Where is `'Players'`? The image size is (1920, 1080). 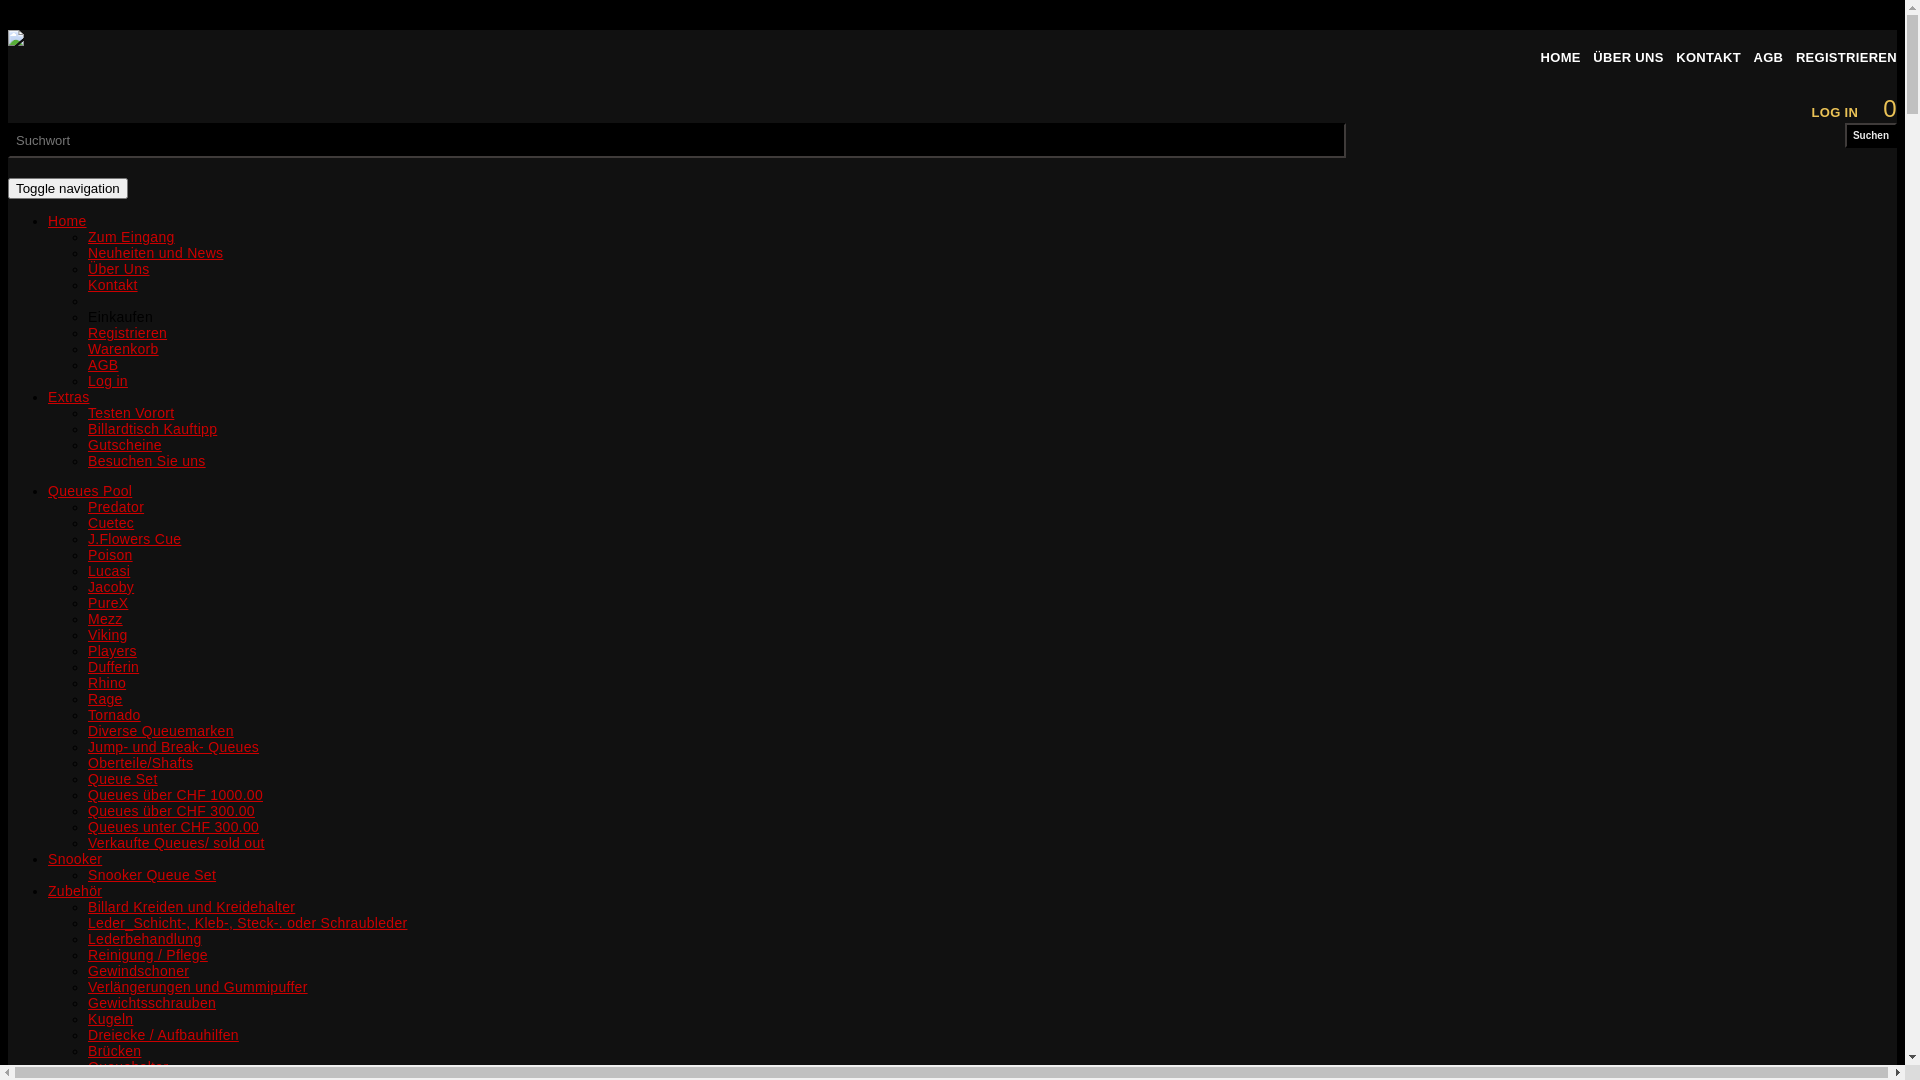 'Players' is located at coordinates (111, 651).